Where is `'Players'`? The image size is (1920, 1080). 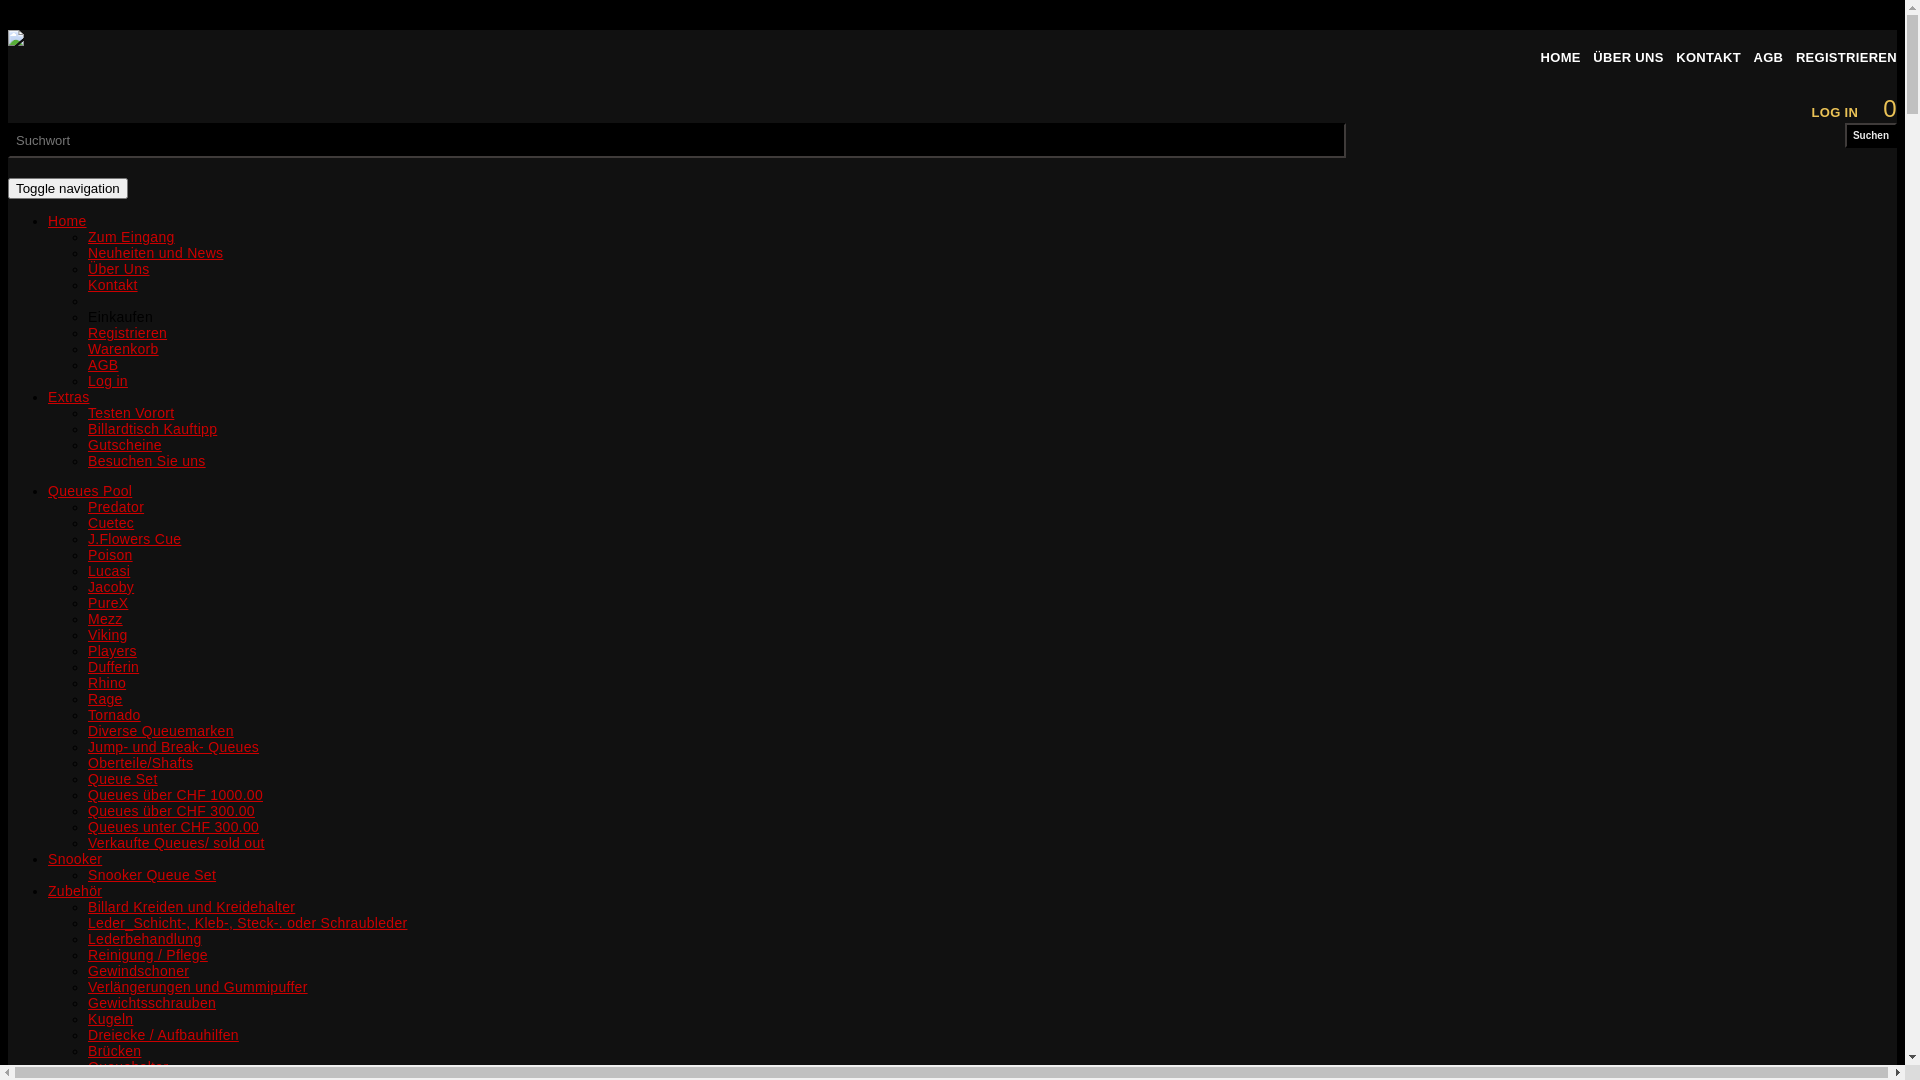 'Players' is located at coordinates (111, 651).